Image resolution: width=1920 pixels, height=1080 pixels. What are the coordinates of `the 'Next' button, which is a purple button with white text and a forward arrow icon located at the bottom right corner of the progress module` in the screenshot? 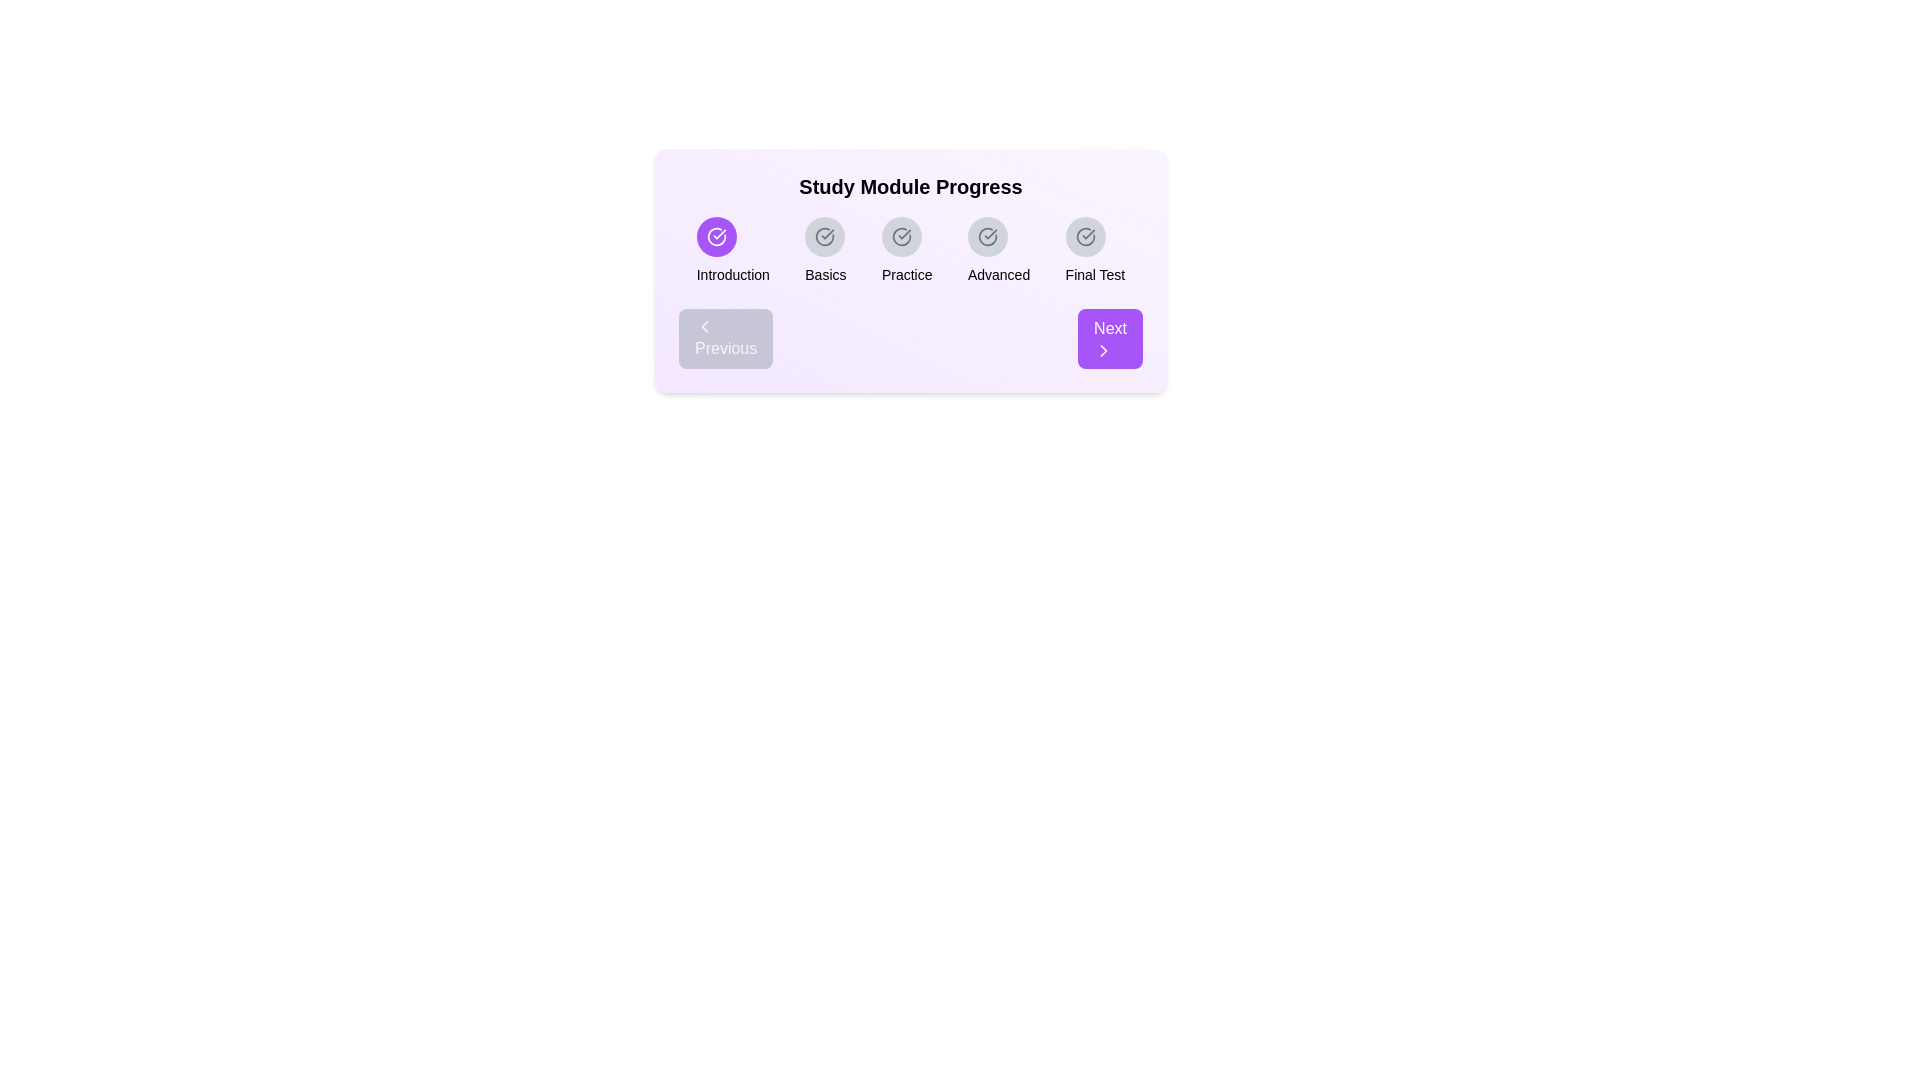 It's located at (1109, 338).